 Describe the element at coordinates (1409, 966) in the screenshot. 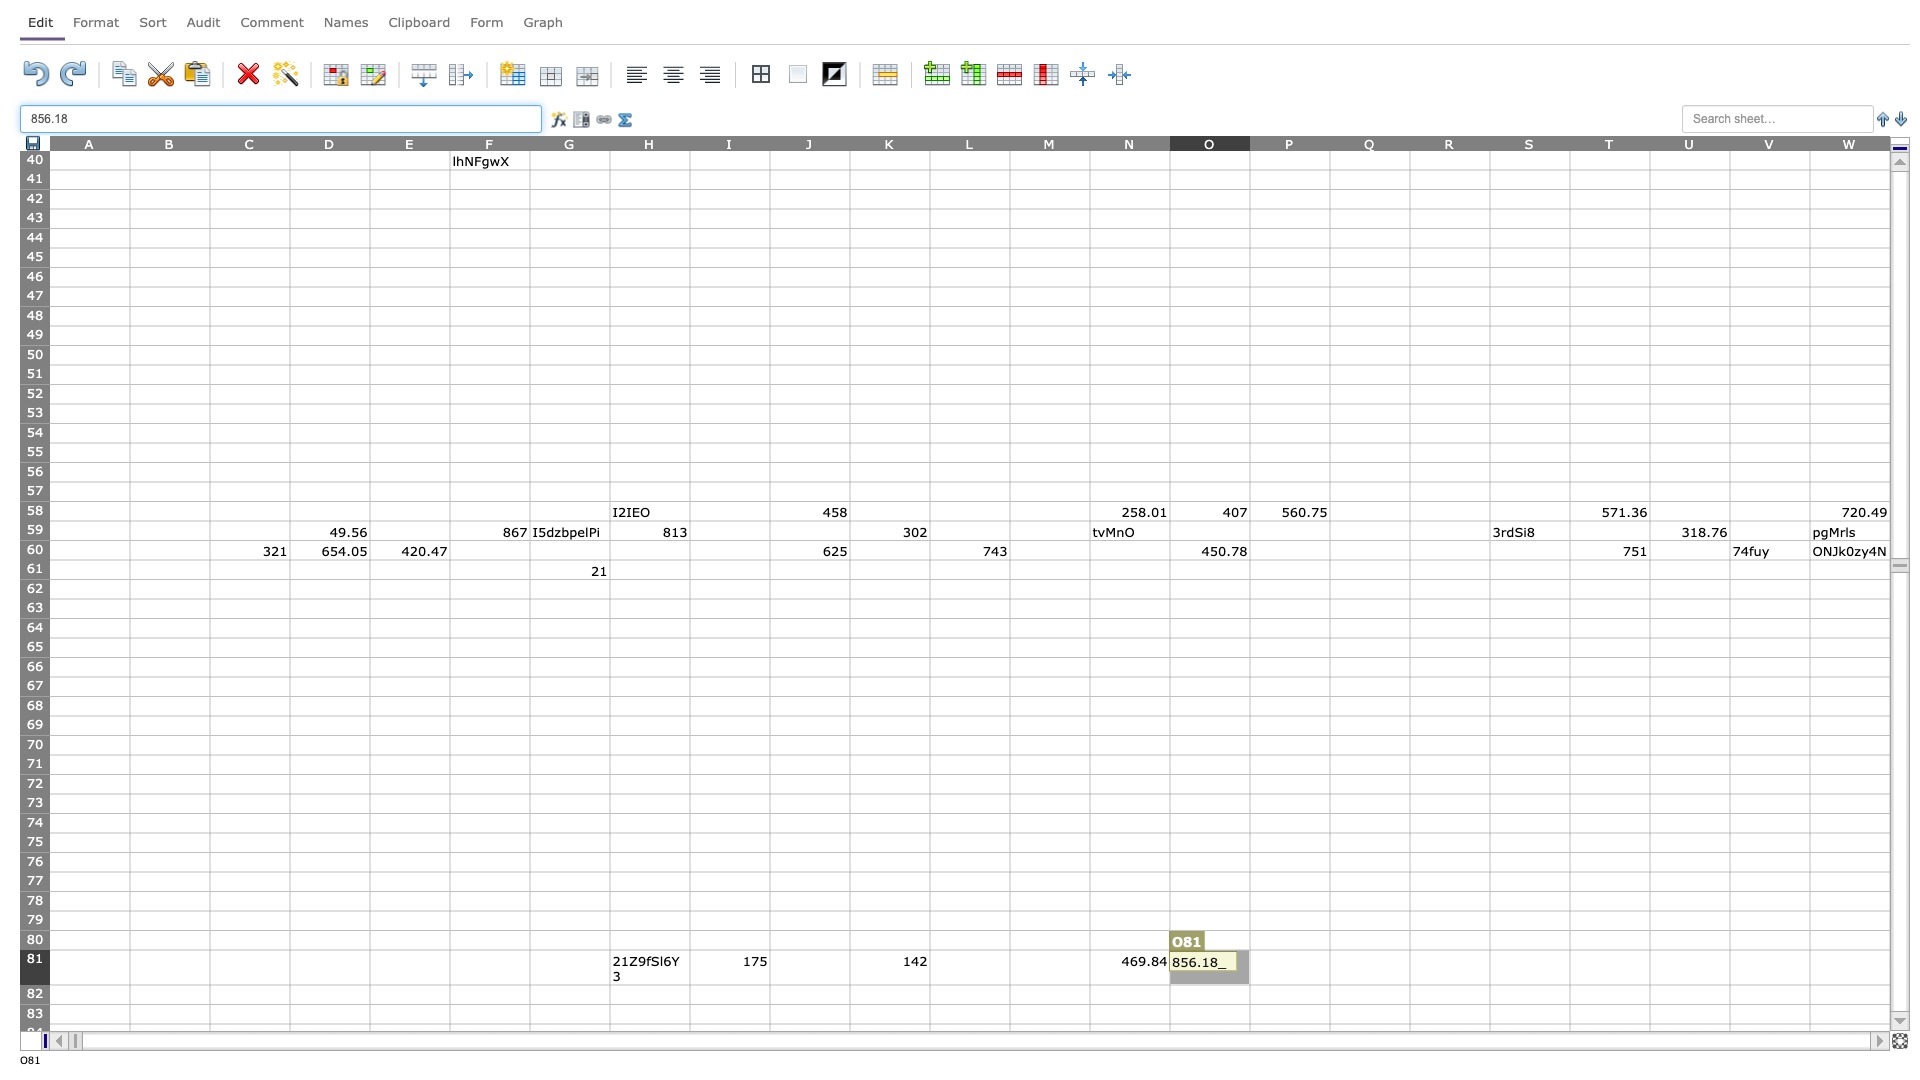

I see `right edge of cell Q81` at that location.